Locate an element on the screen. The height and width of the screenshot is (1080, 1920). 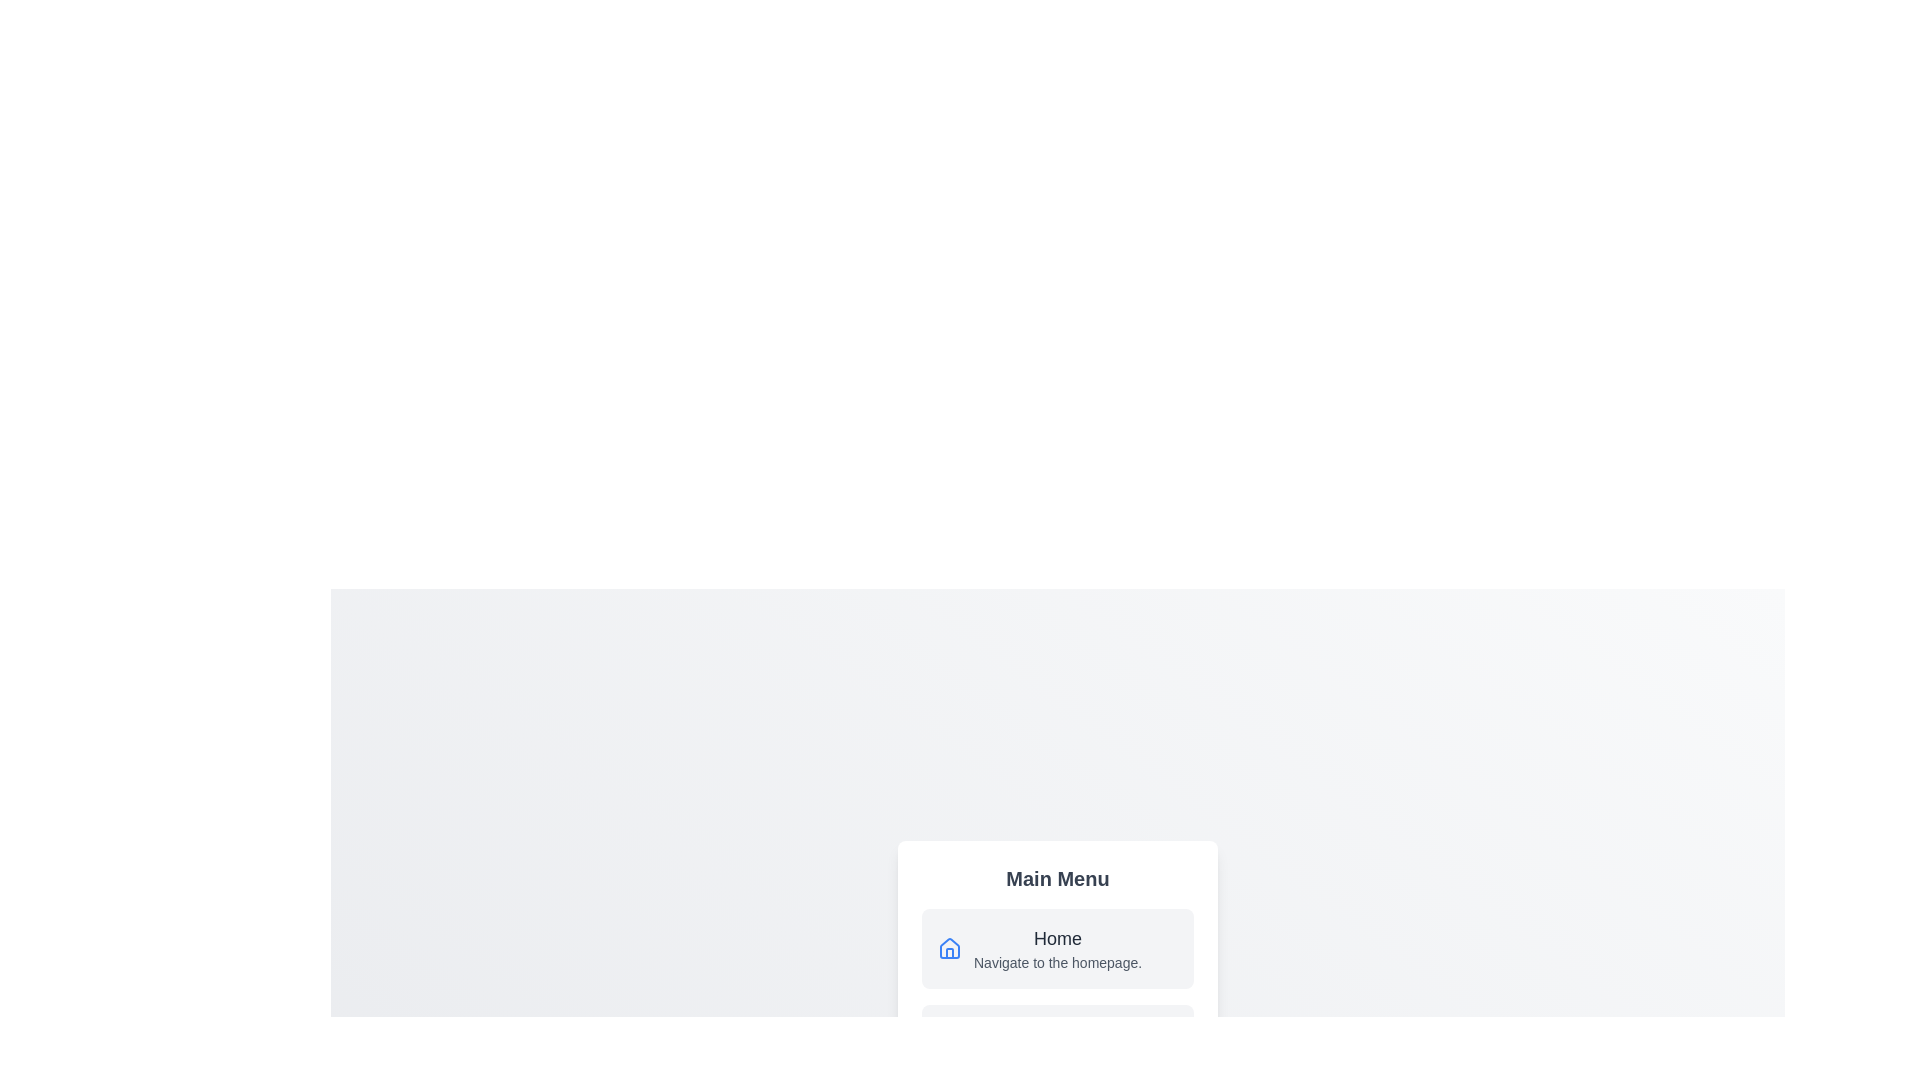
the 'Main Menu' title is located at coordinates (1056, 878).